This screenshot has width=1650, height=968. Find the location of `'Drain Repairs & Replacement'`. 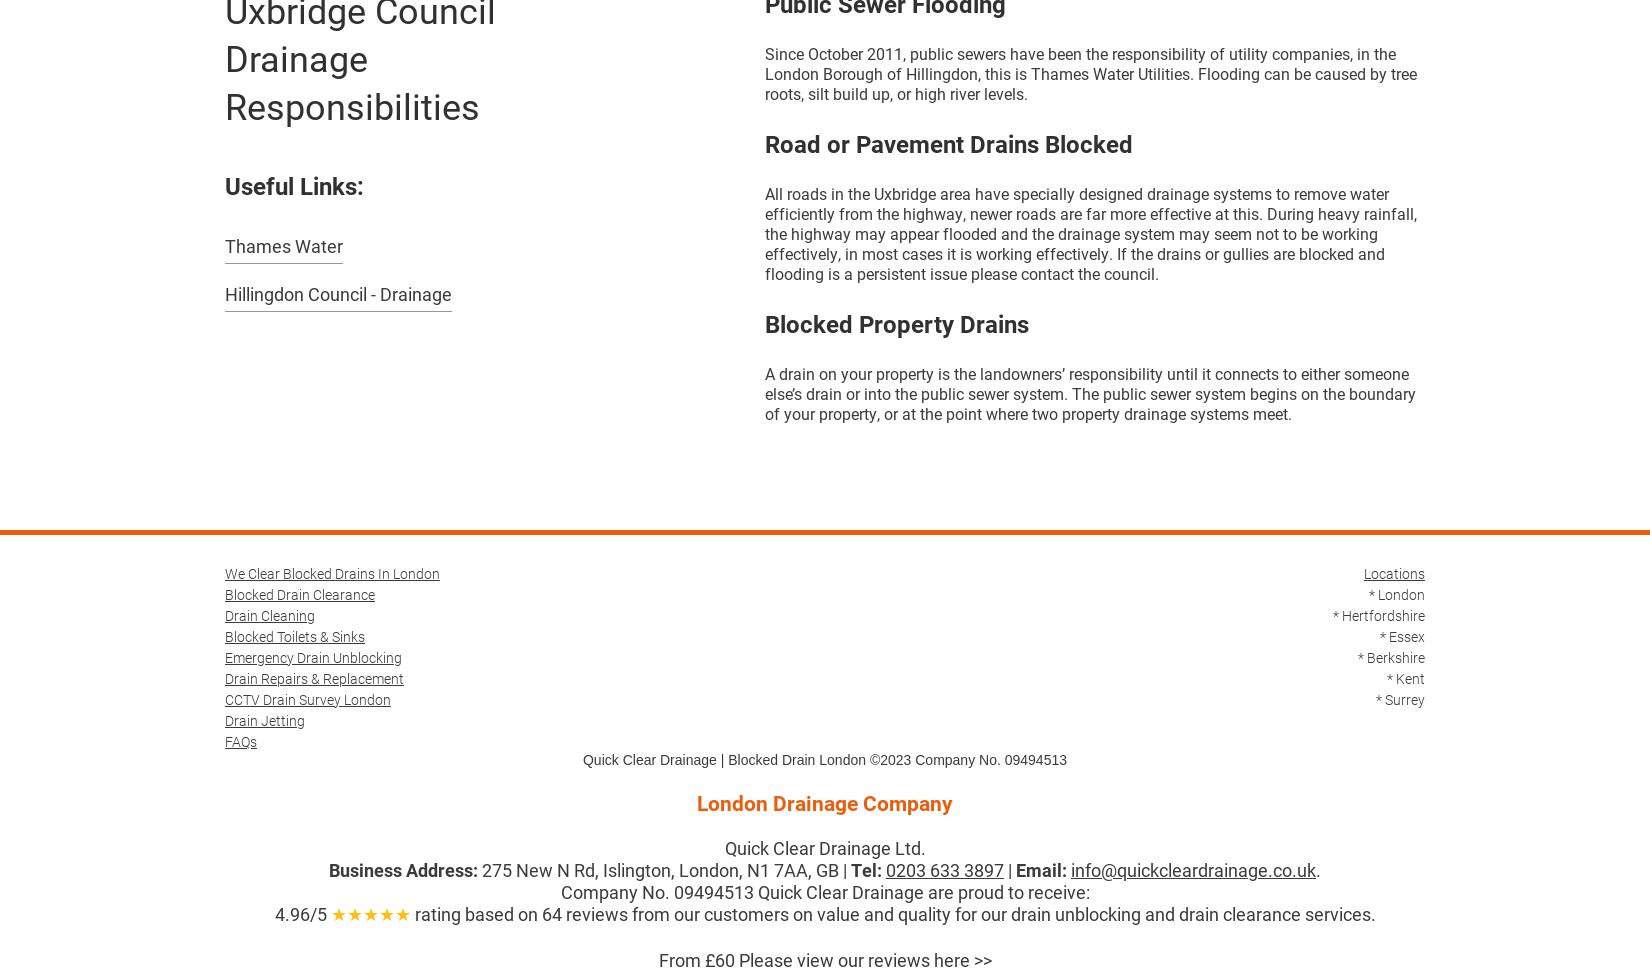

'Drain Repairs & Replacement' is located at coordinates (225, 677).